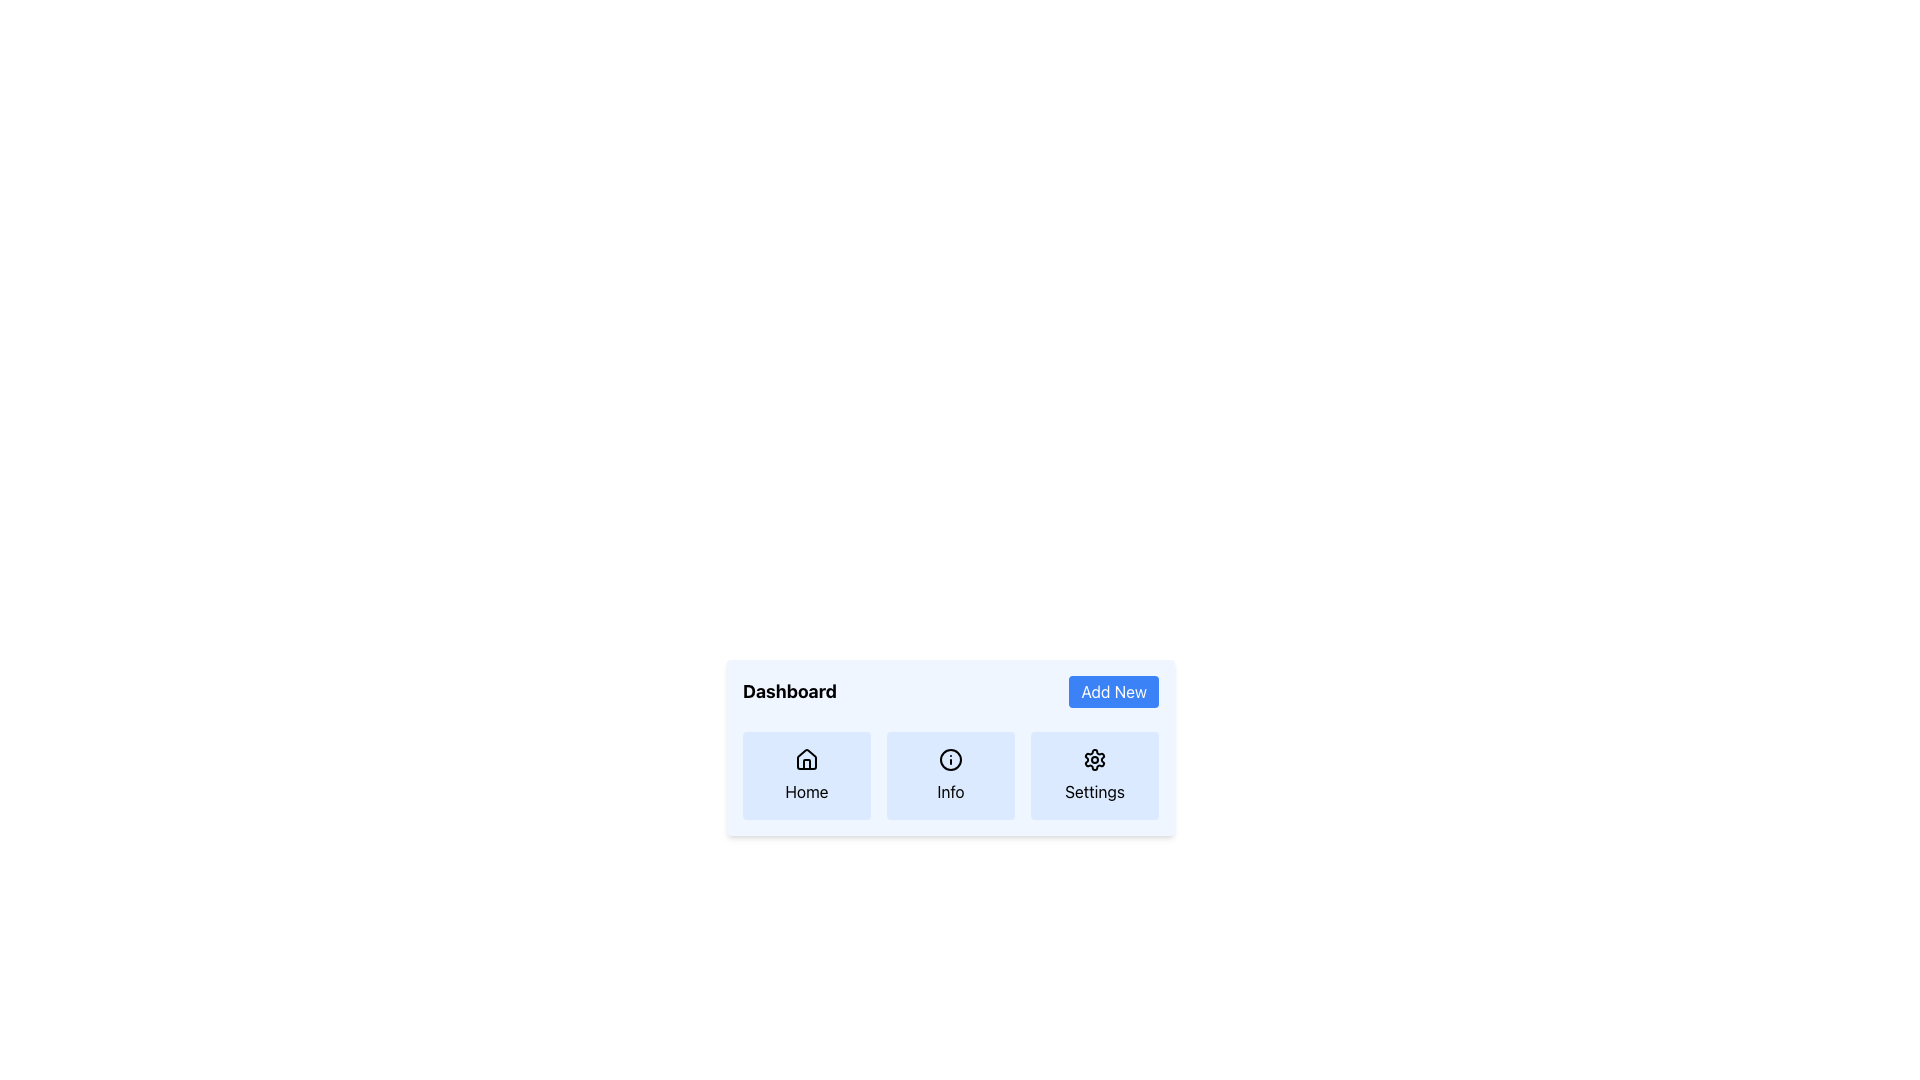  What do you see at coordinates (806, 759) in the screenshot?
I see `the 'Home' button which is represented by the house icon located in the bottom section of the interface` at bounding box center [806, 759].